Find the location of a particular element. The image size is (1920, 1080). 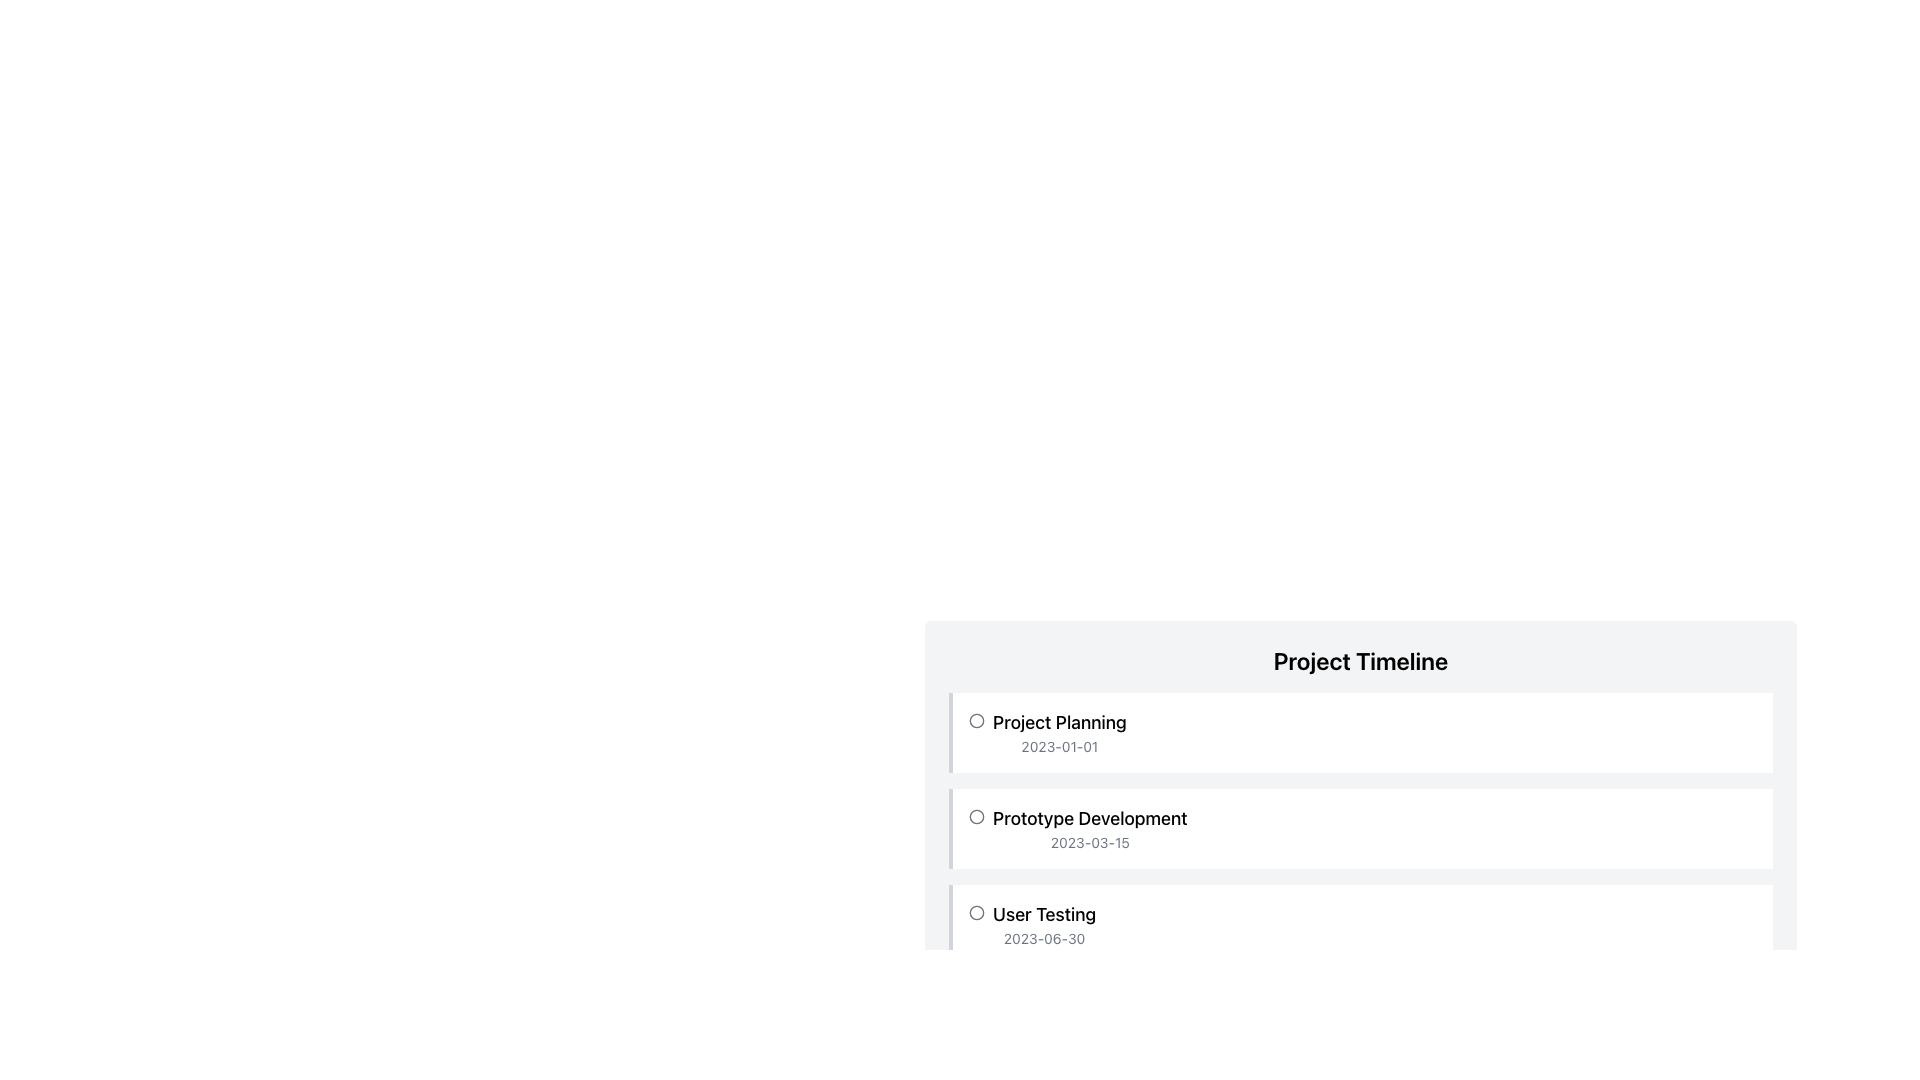

the circular icon marking the 'Prototype Development' milestone on the project timeline is located at coordinates (977, 829).